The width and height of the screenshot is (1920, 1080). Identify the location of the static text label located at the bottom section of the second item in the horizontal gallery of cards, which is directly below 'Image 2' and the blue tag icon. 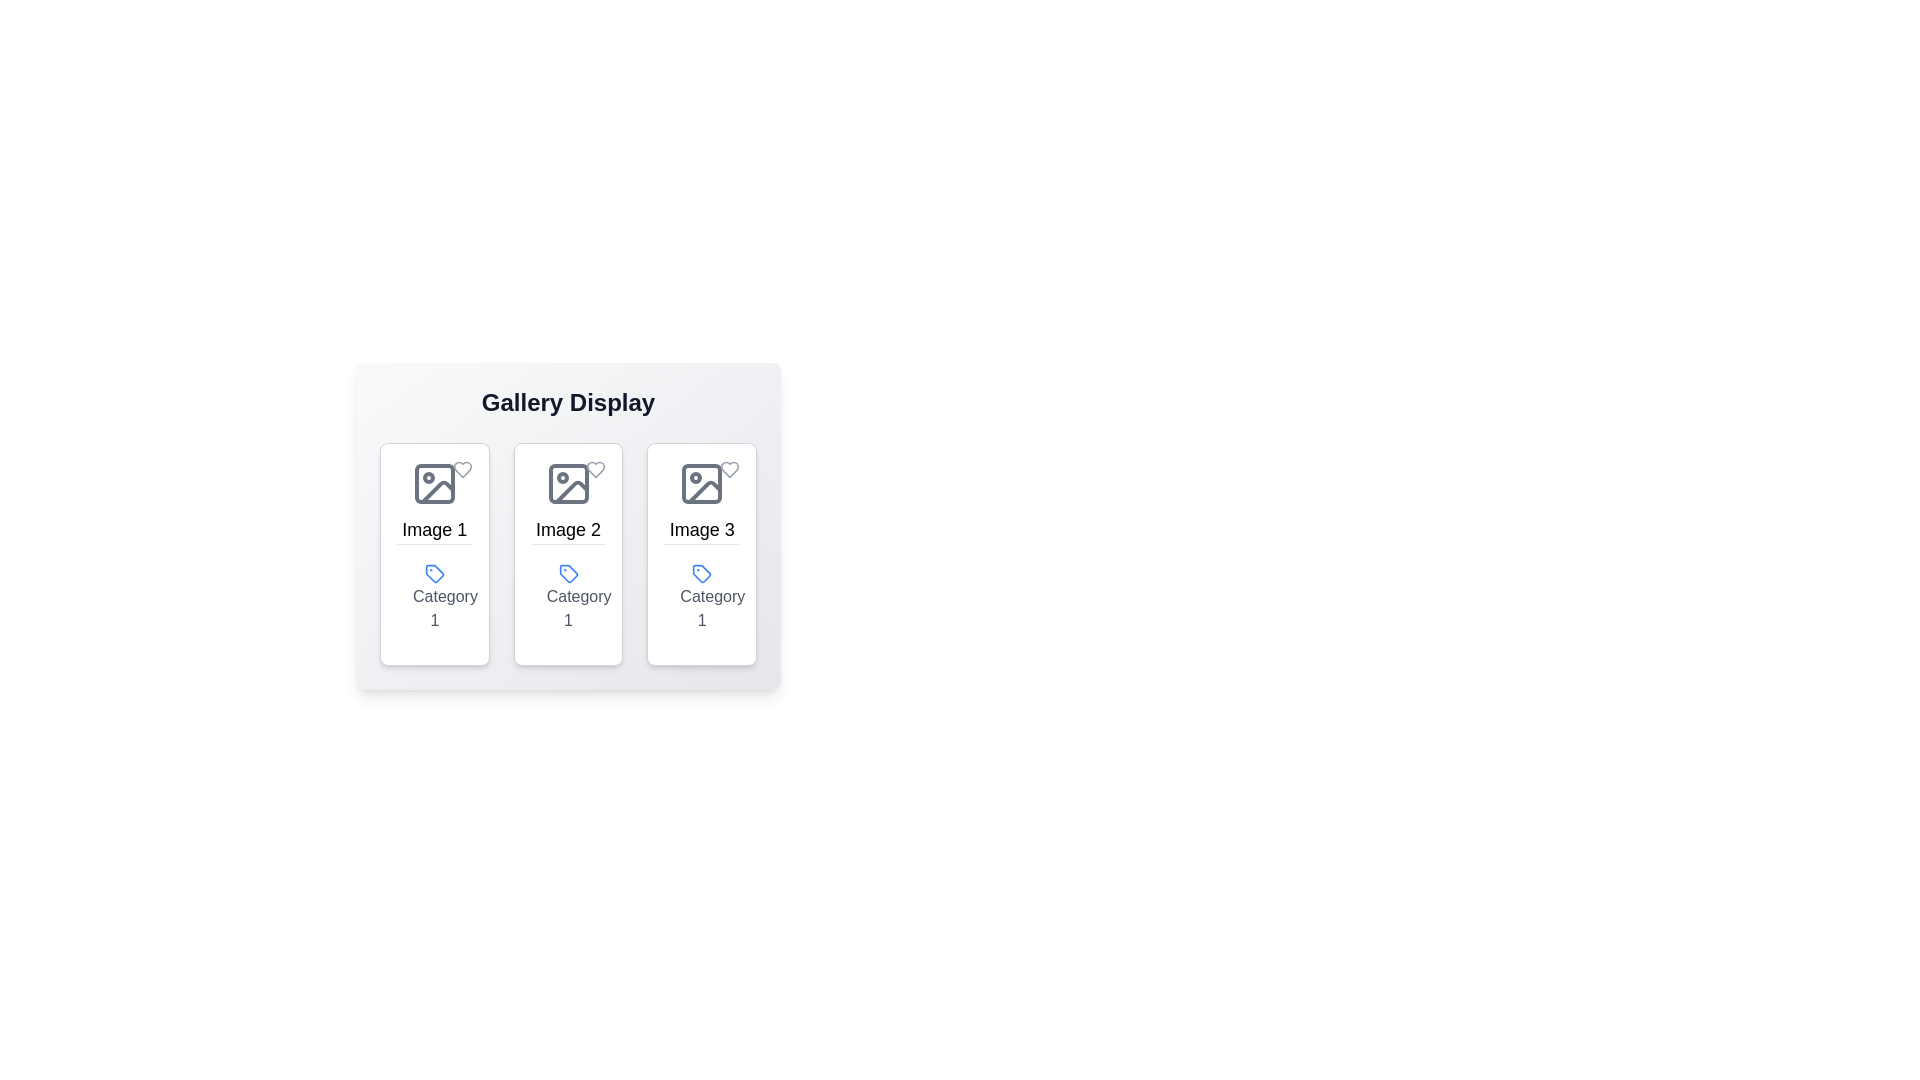
(567, 595).